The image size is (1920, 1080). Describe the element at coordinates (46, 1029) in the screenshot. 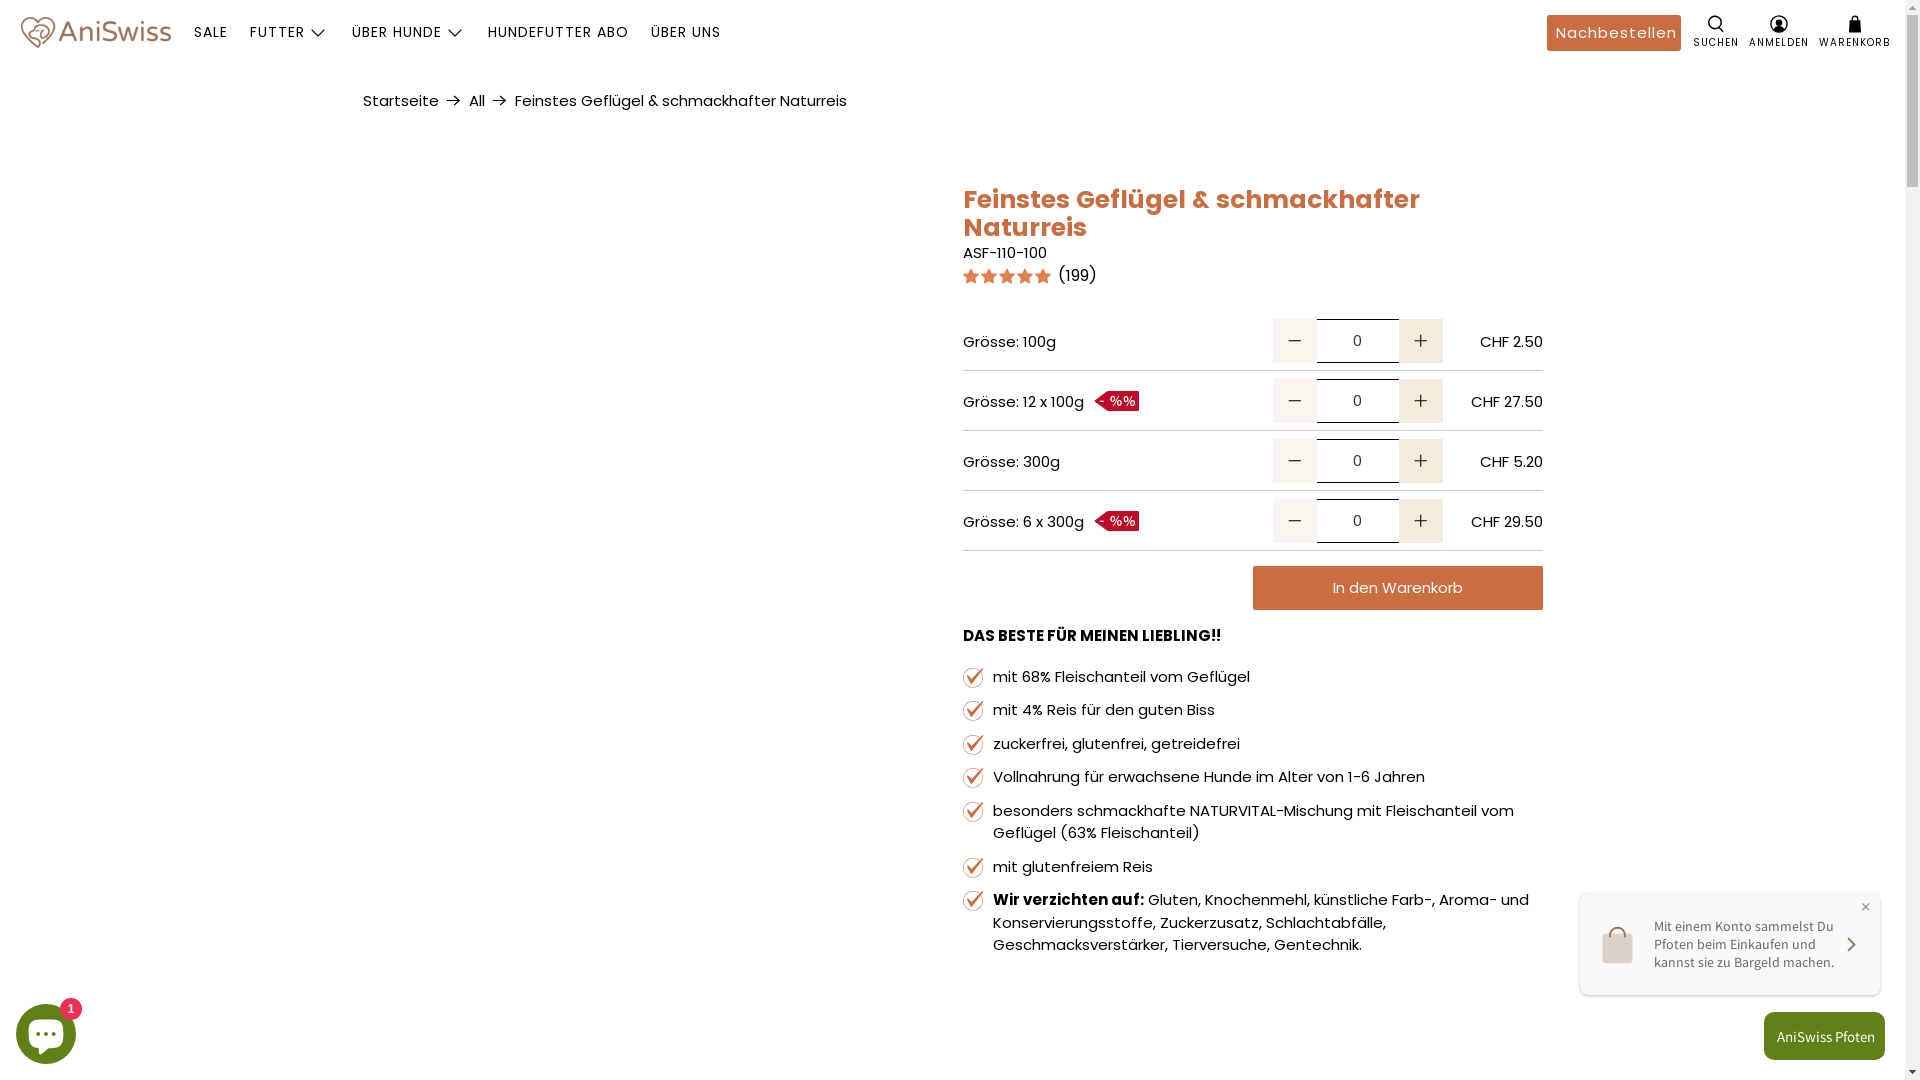

I see `'Onlineshop-Chat von Shopify'` at that location.